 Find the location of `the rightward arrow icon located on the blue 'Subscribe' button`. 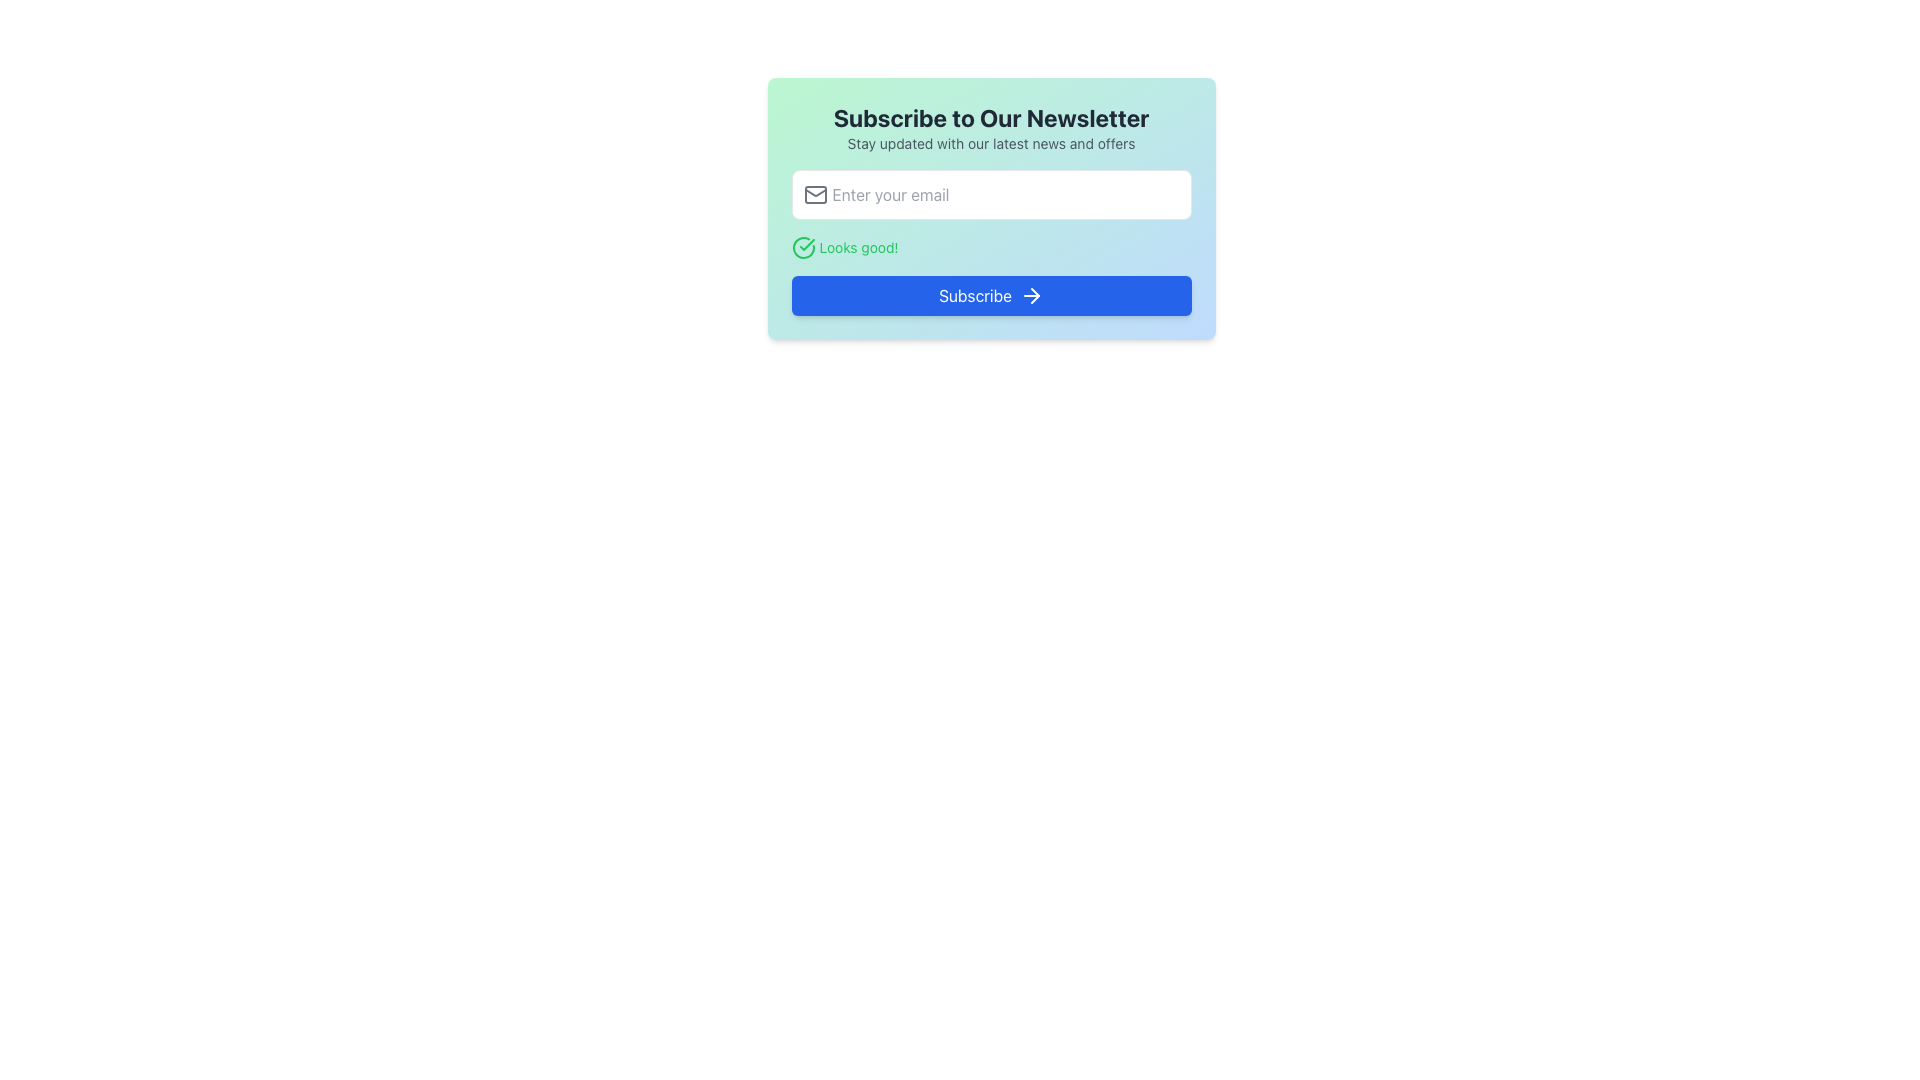

the rightward arrow icon located on the blue 'Subscribe' button is located at coordinates (1032, 296).